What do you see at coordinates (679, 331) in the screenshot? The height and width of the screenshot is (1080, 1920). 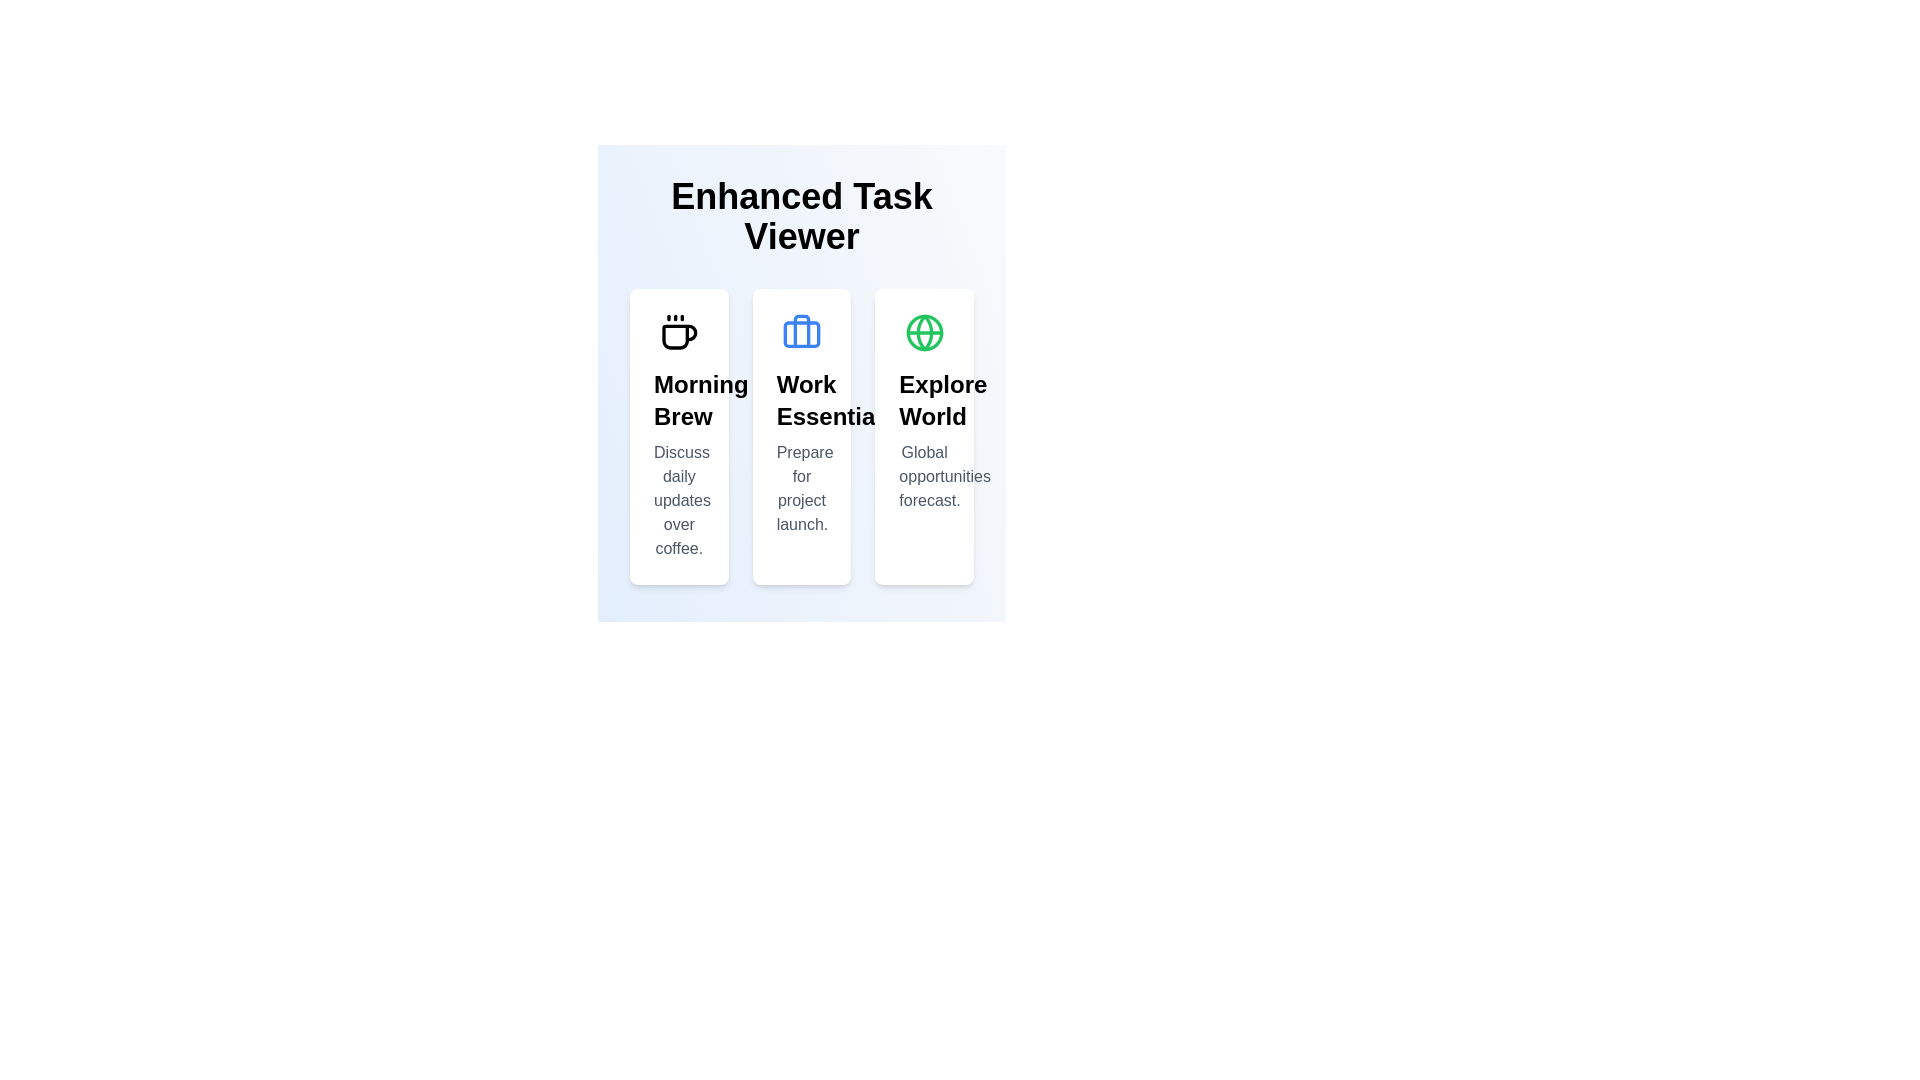 I see `the coffee icon located in the header of the 'Morning Brew' card, which is the leftmost card in a row of three cards, for visual interpretation` at bounding box center [679, 331].